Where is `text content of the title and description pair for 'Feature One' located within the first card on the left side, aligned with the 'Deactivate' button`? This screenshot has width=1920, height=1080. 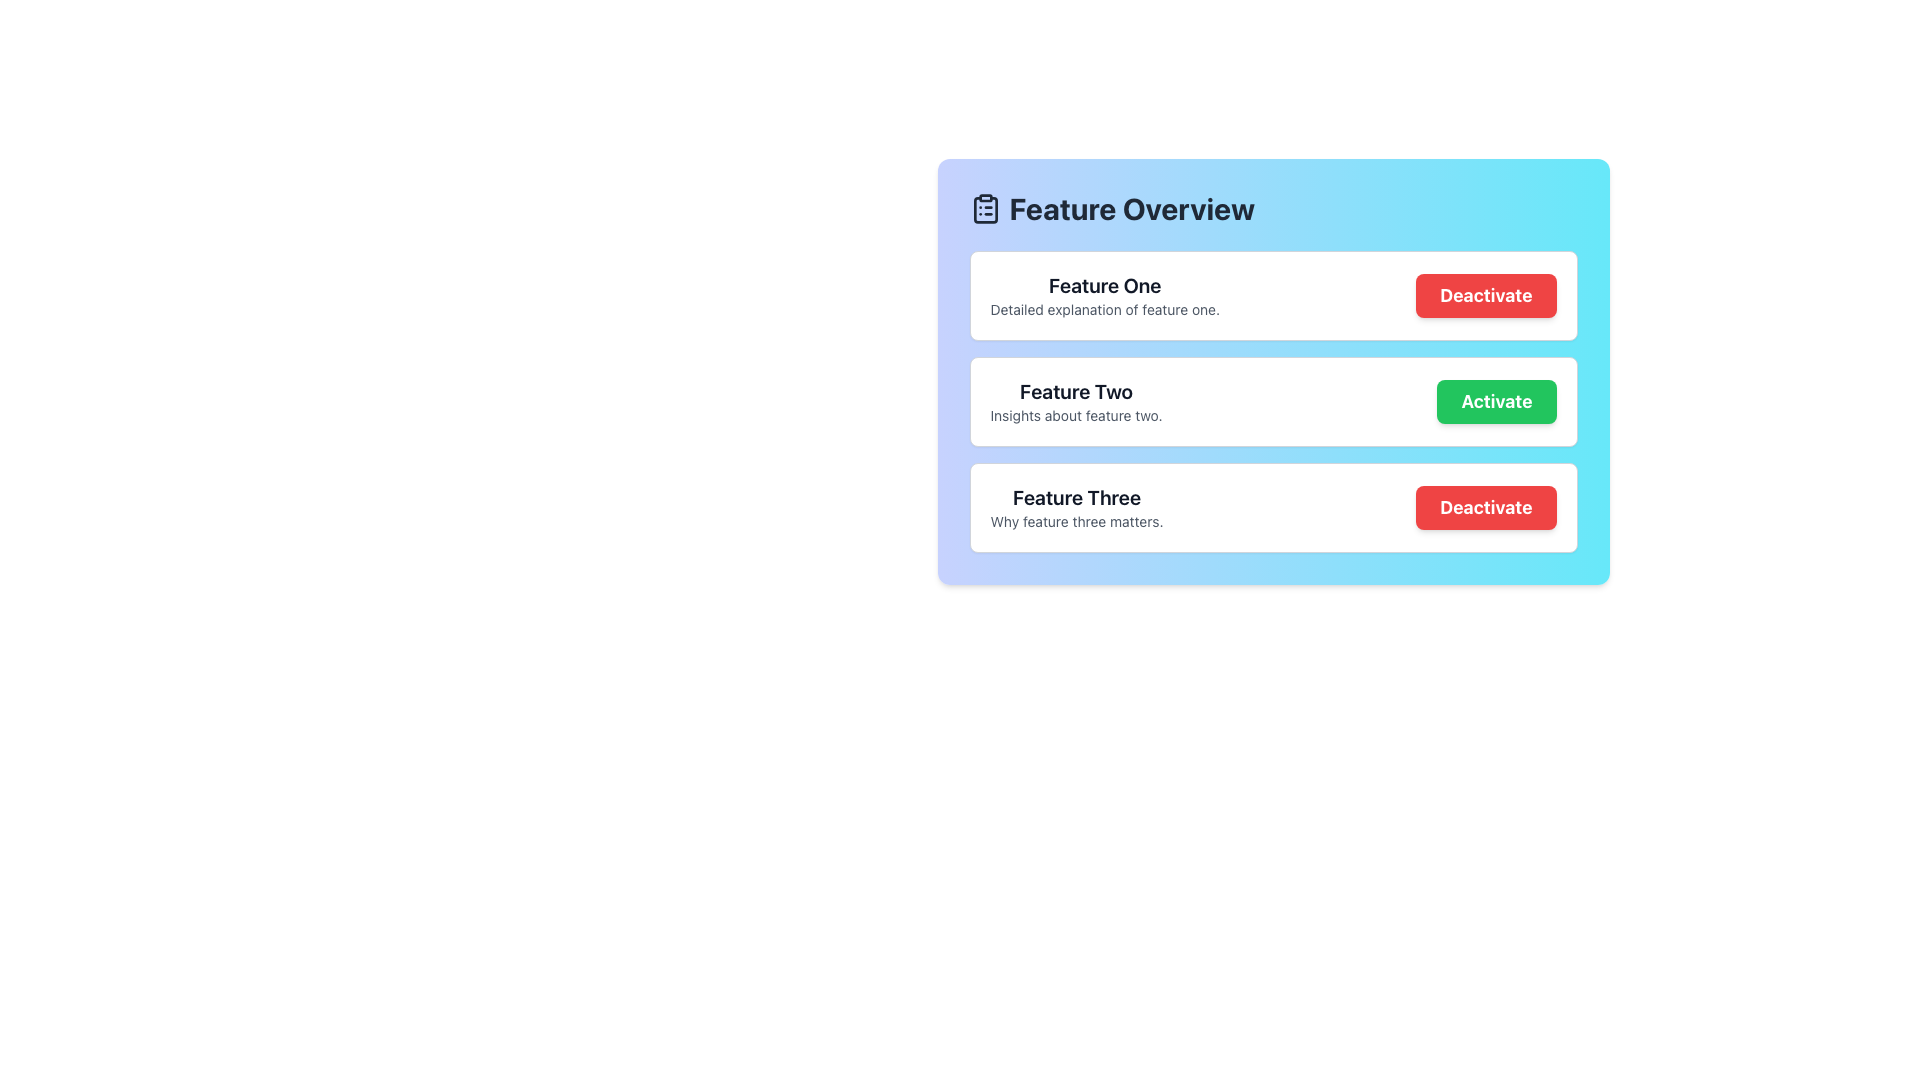 text content of the title and description pair for 'Feature One' located within the first card on the left side, aligned with the 'Deactivate' button is located at coordinates (1104, 296).